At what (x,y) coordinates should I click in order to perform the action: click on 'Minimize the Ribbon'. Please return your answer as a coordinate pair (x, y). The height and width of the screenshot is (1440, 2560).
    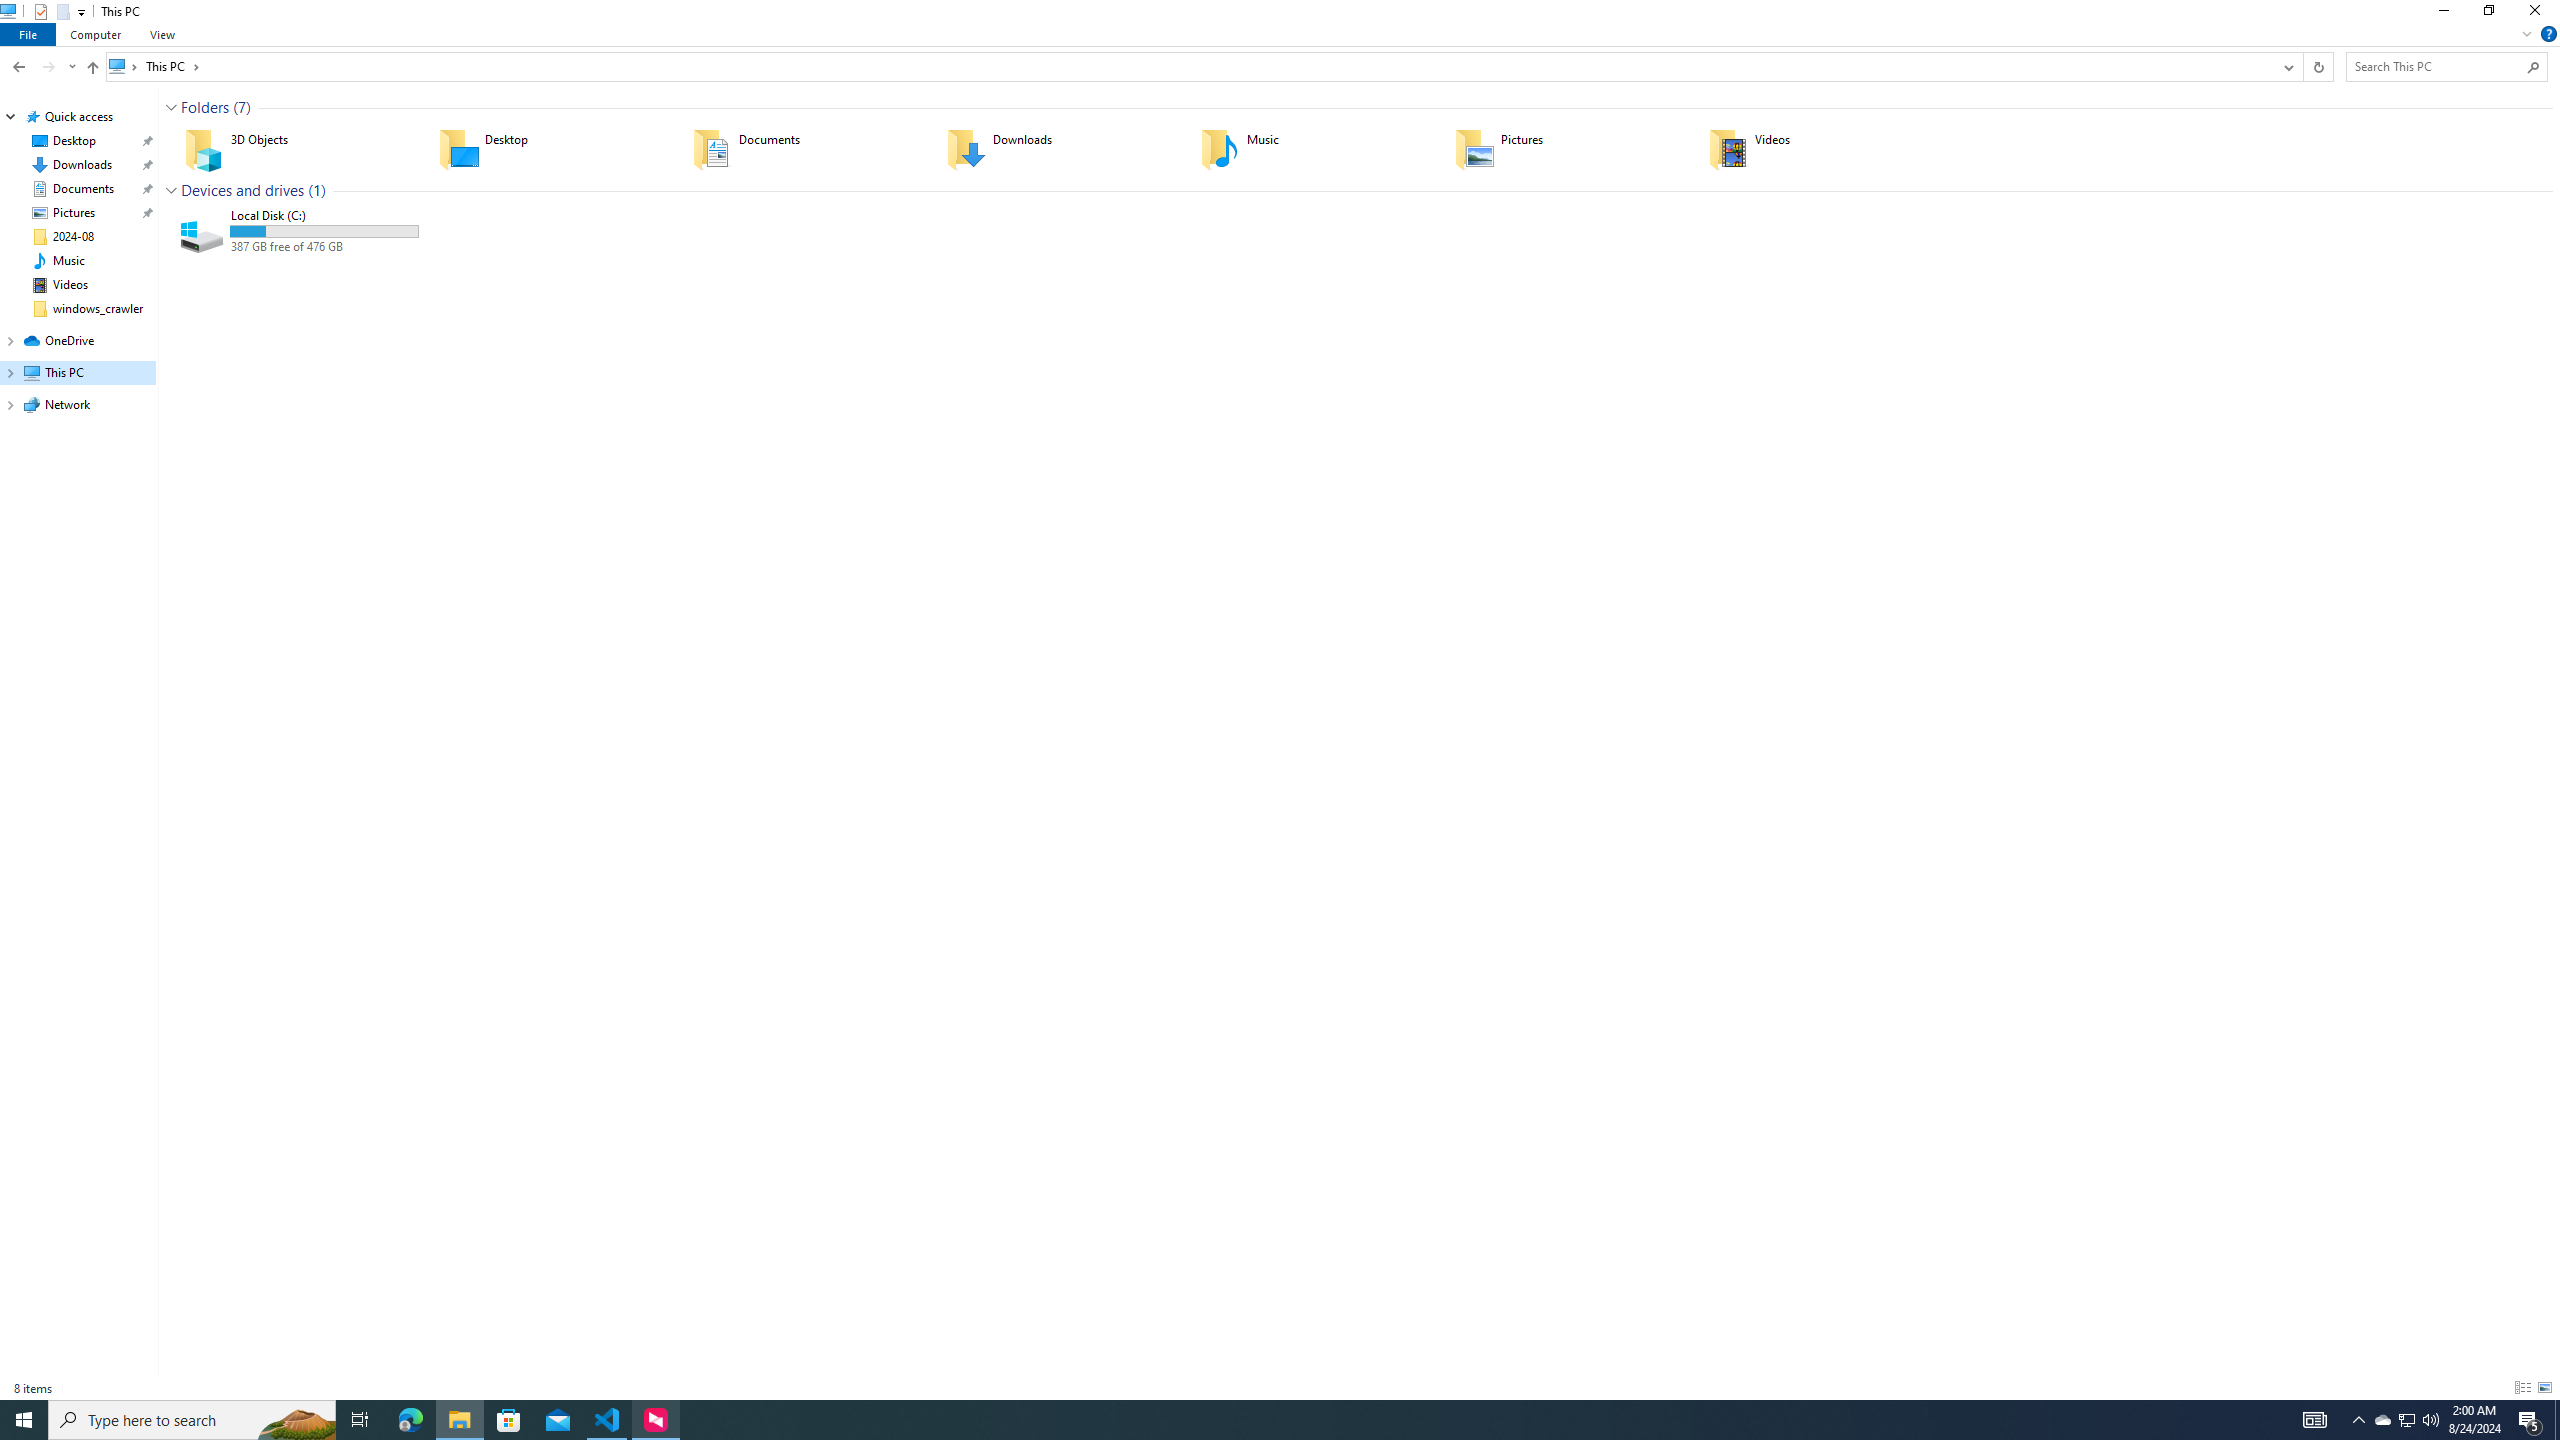
    Looking at the image, I should click on (2526, 32).